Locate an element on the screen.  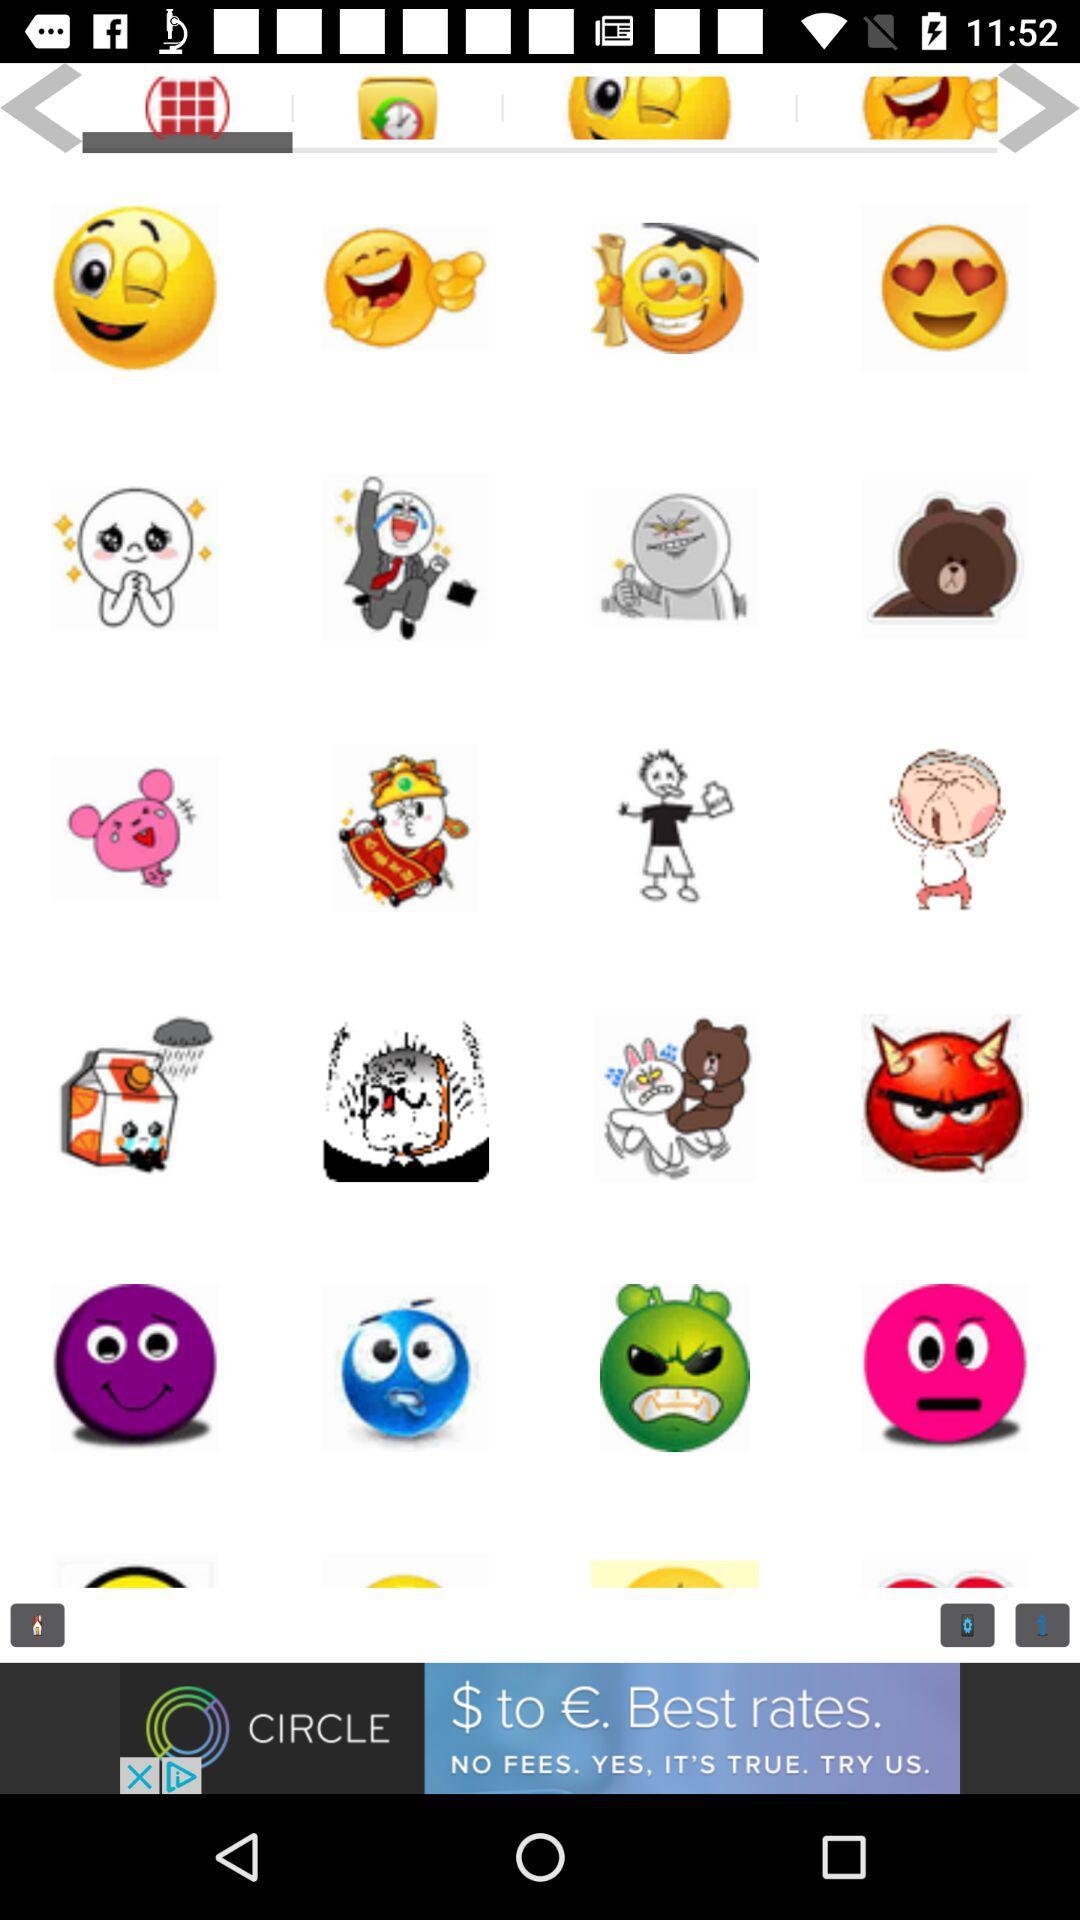
standing in picture is located at coordinates (675, 828).